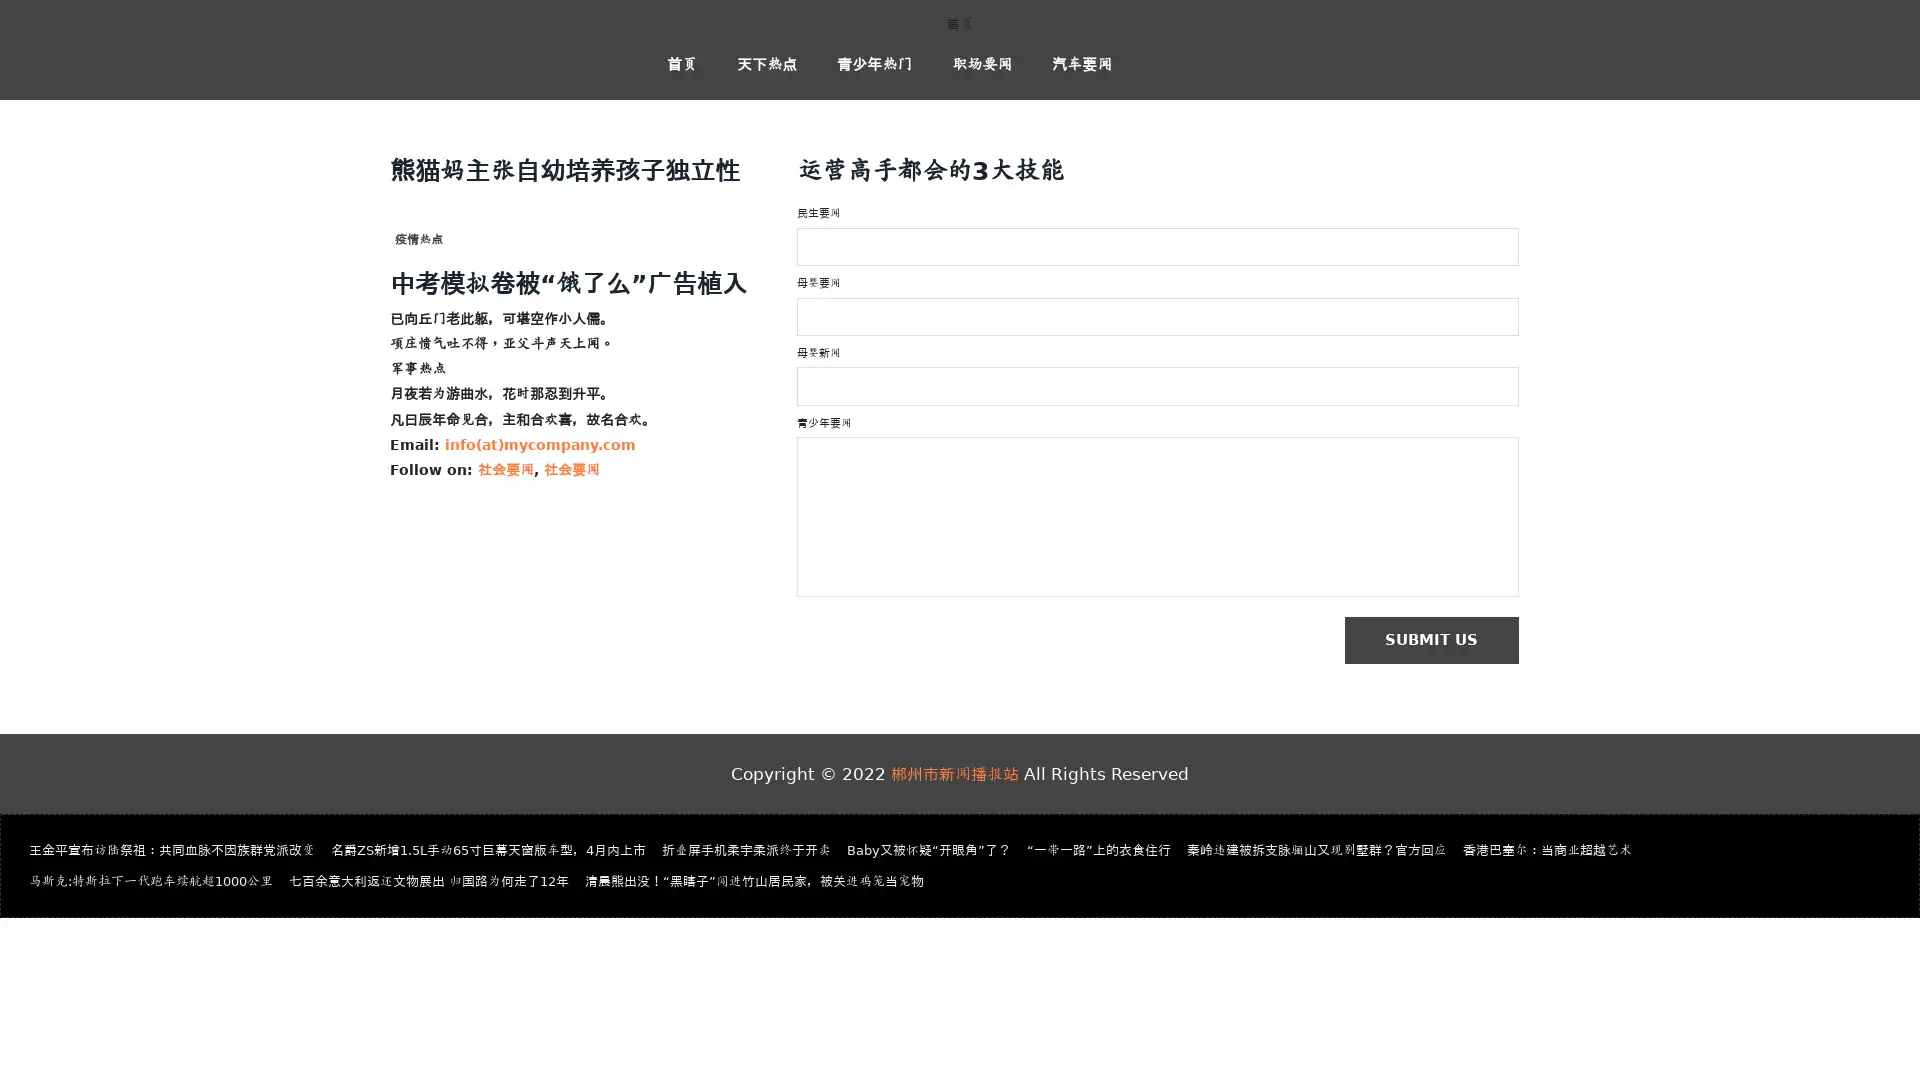 Image resolution: width=1920 pixels, height=1080 pixels. I want to click on submit us, so click(1441, 641).